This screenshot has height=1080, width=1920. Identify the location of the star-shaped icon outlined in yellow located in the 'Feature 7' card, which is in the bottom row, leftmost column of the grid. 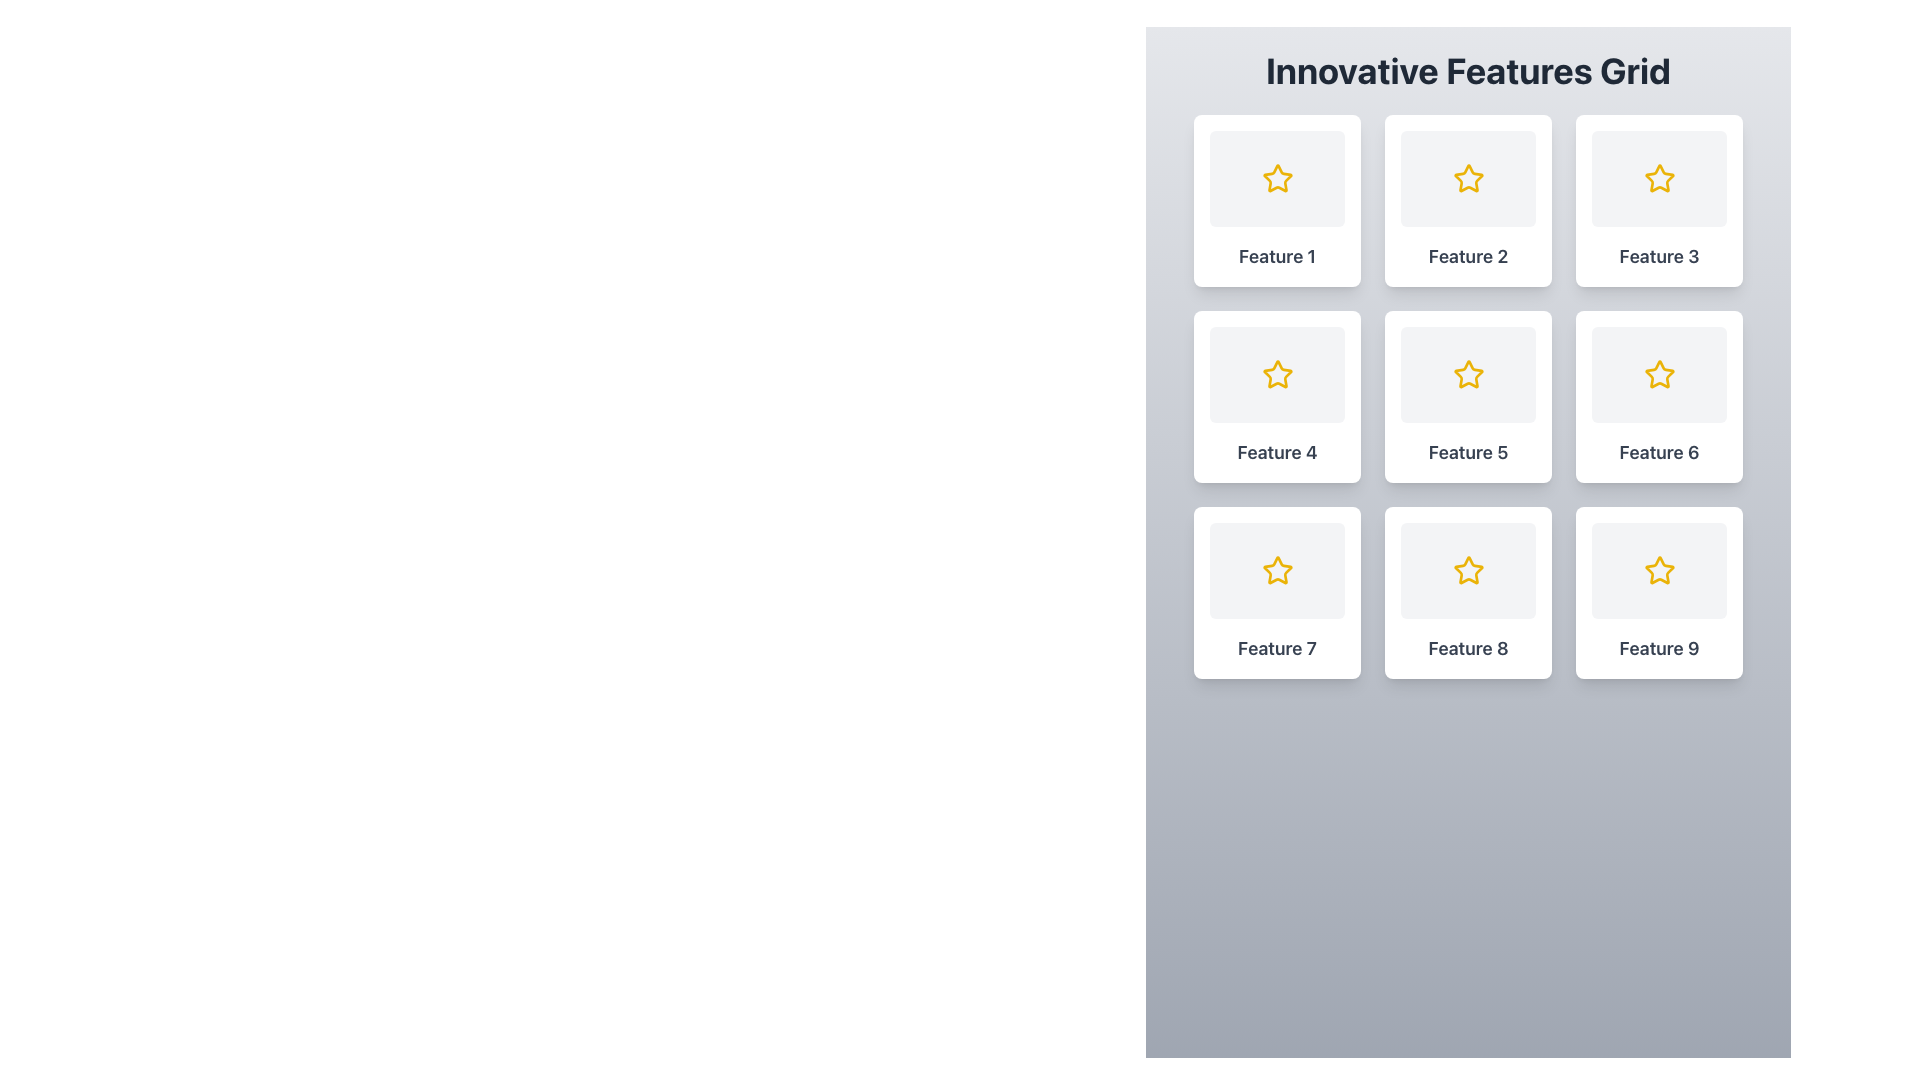
(1276, 570).